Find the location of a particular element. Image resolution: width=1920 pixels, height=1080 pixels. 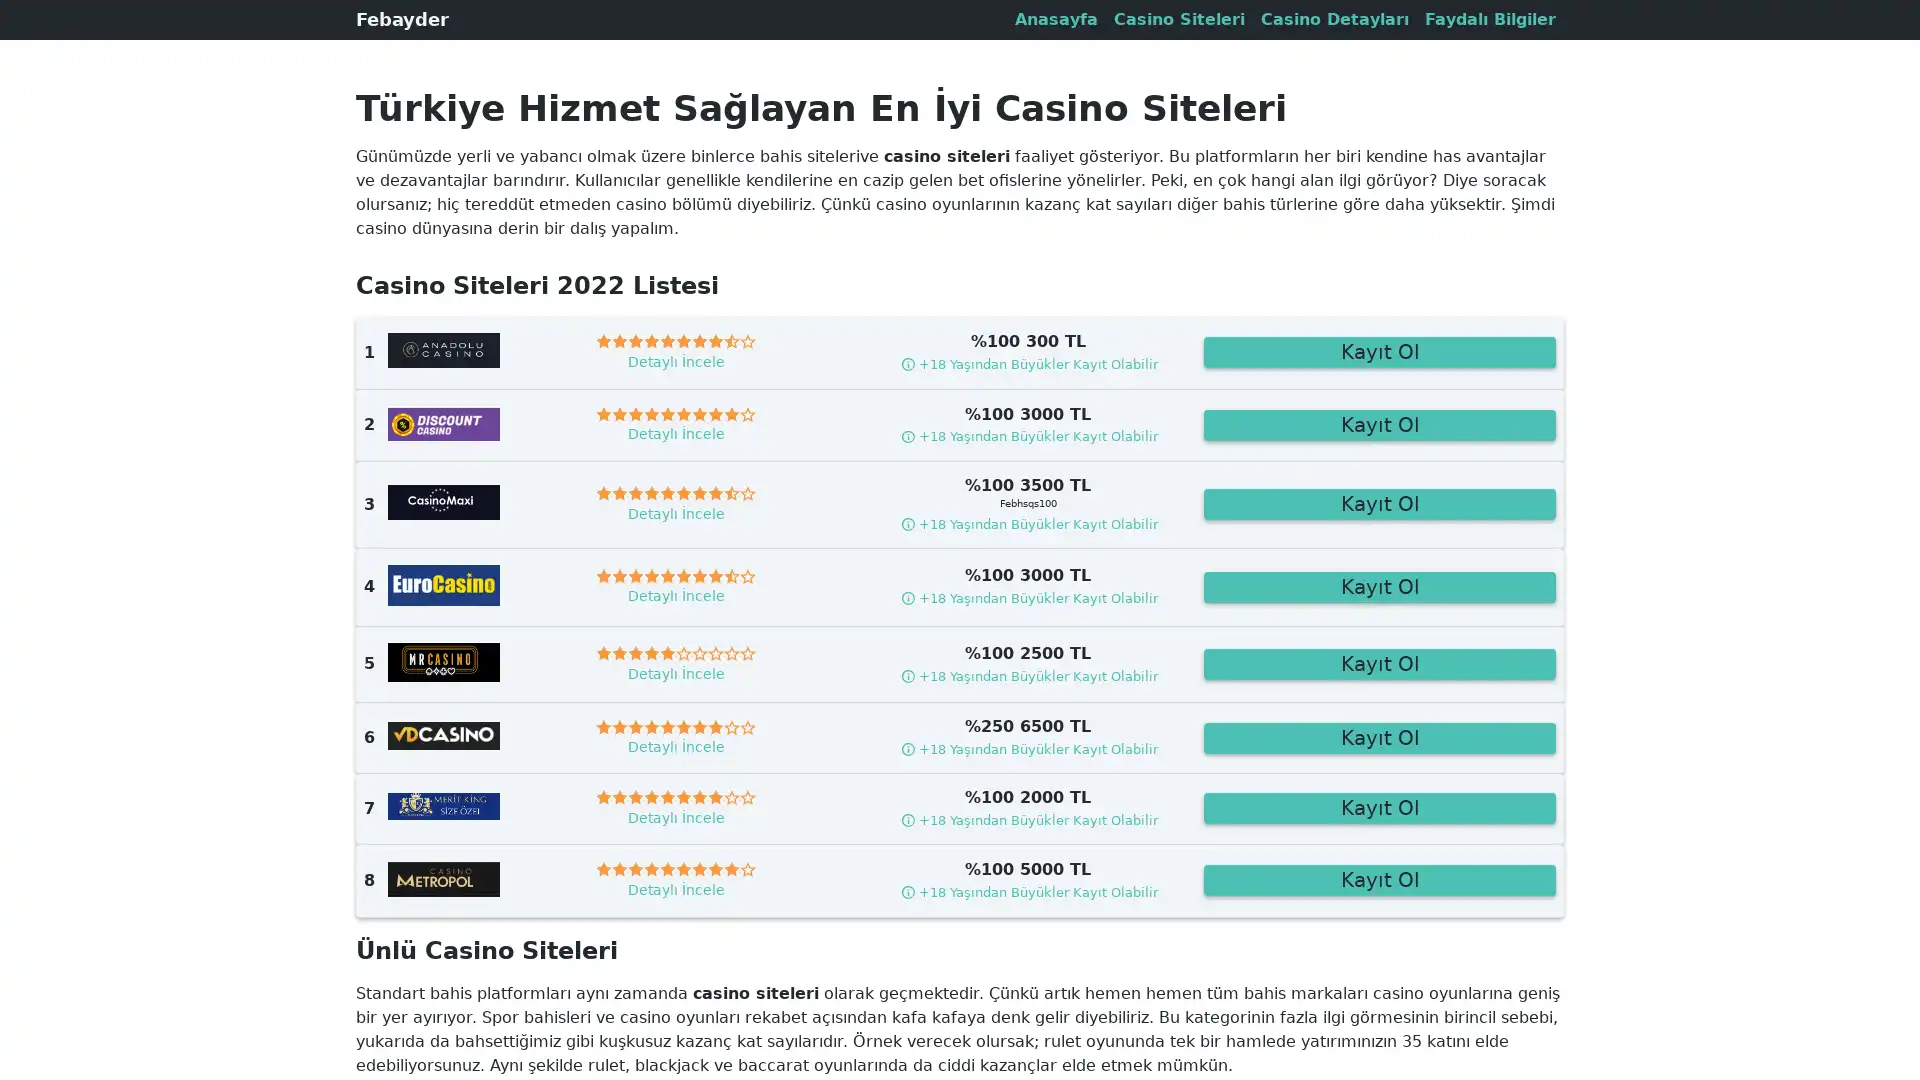

Load terms and conditions is located at coordinates (1027, 890).